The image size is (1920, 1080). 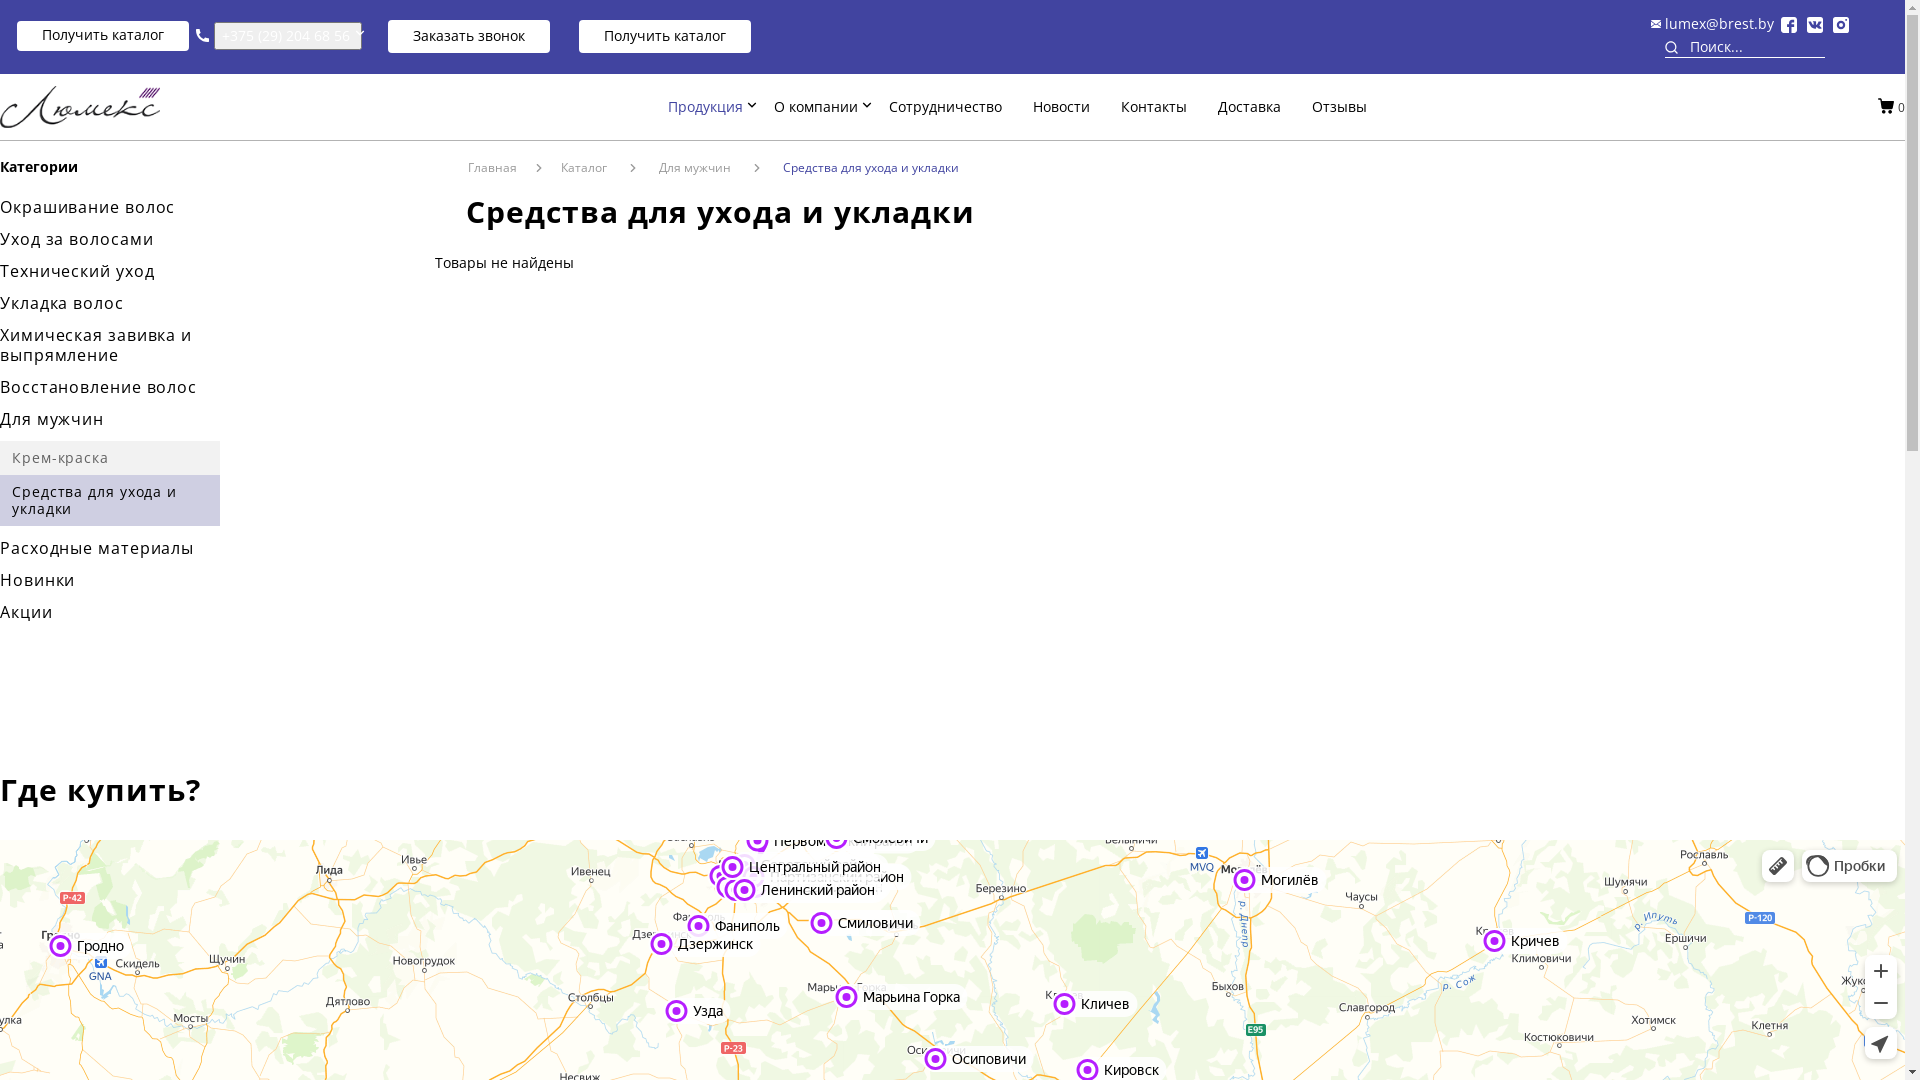 What do you see at coordinates (287, 35) in the screenshot?
I see `'+375 (29) 204 68 56'` at bounding box center [287, 35].